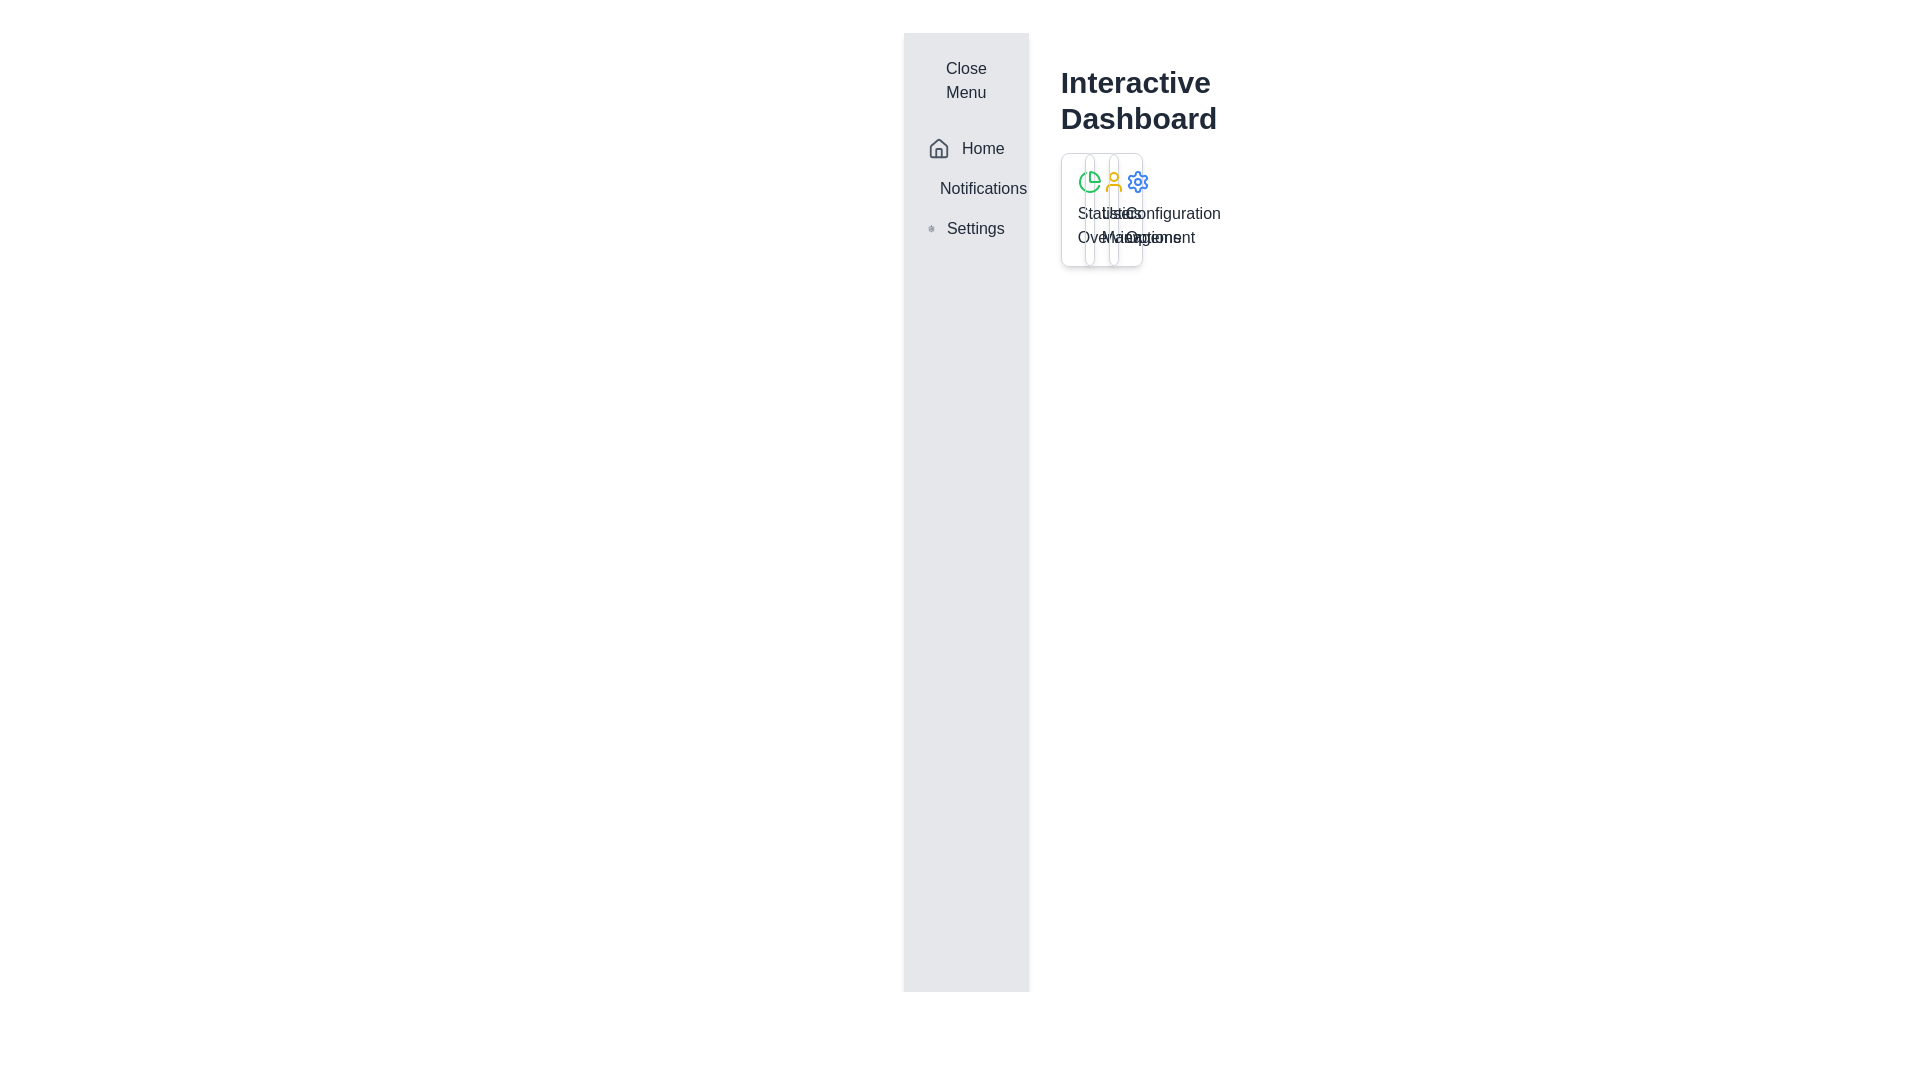 The width and height of the screenshot is (1920, 1080). What do you see at coordinates (1076, 209) in the screenshot?
I see `the 'Statistics Overview' card, which is the leftmost card in a grid layout containing a green pie chart icon and a gray border` at bounding box center [1076, 209].